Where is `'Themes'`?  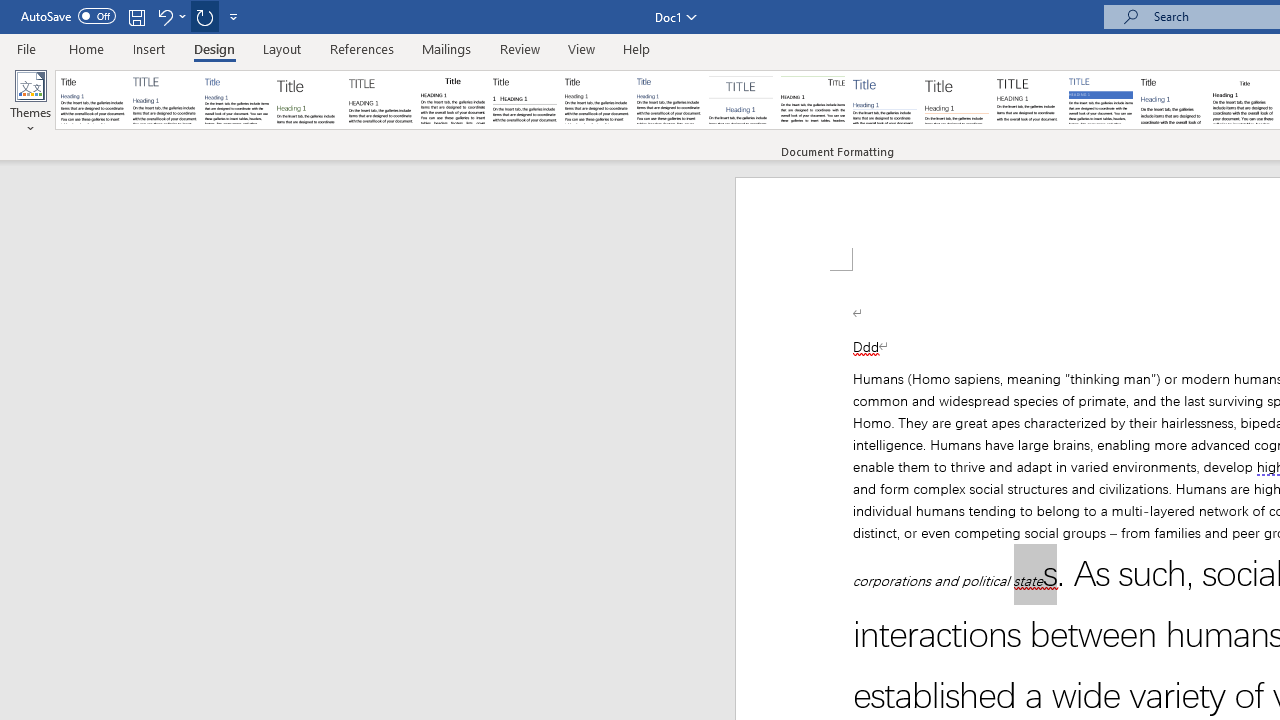
'Themes' is located at coordinates (30, 103).